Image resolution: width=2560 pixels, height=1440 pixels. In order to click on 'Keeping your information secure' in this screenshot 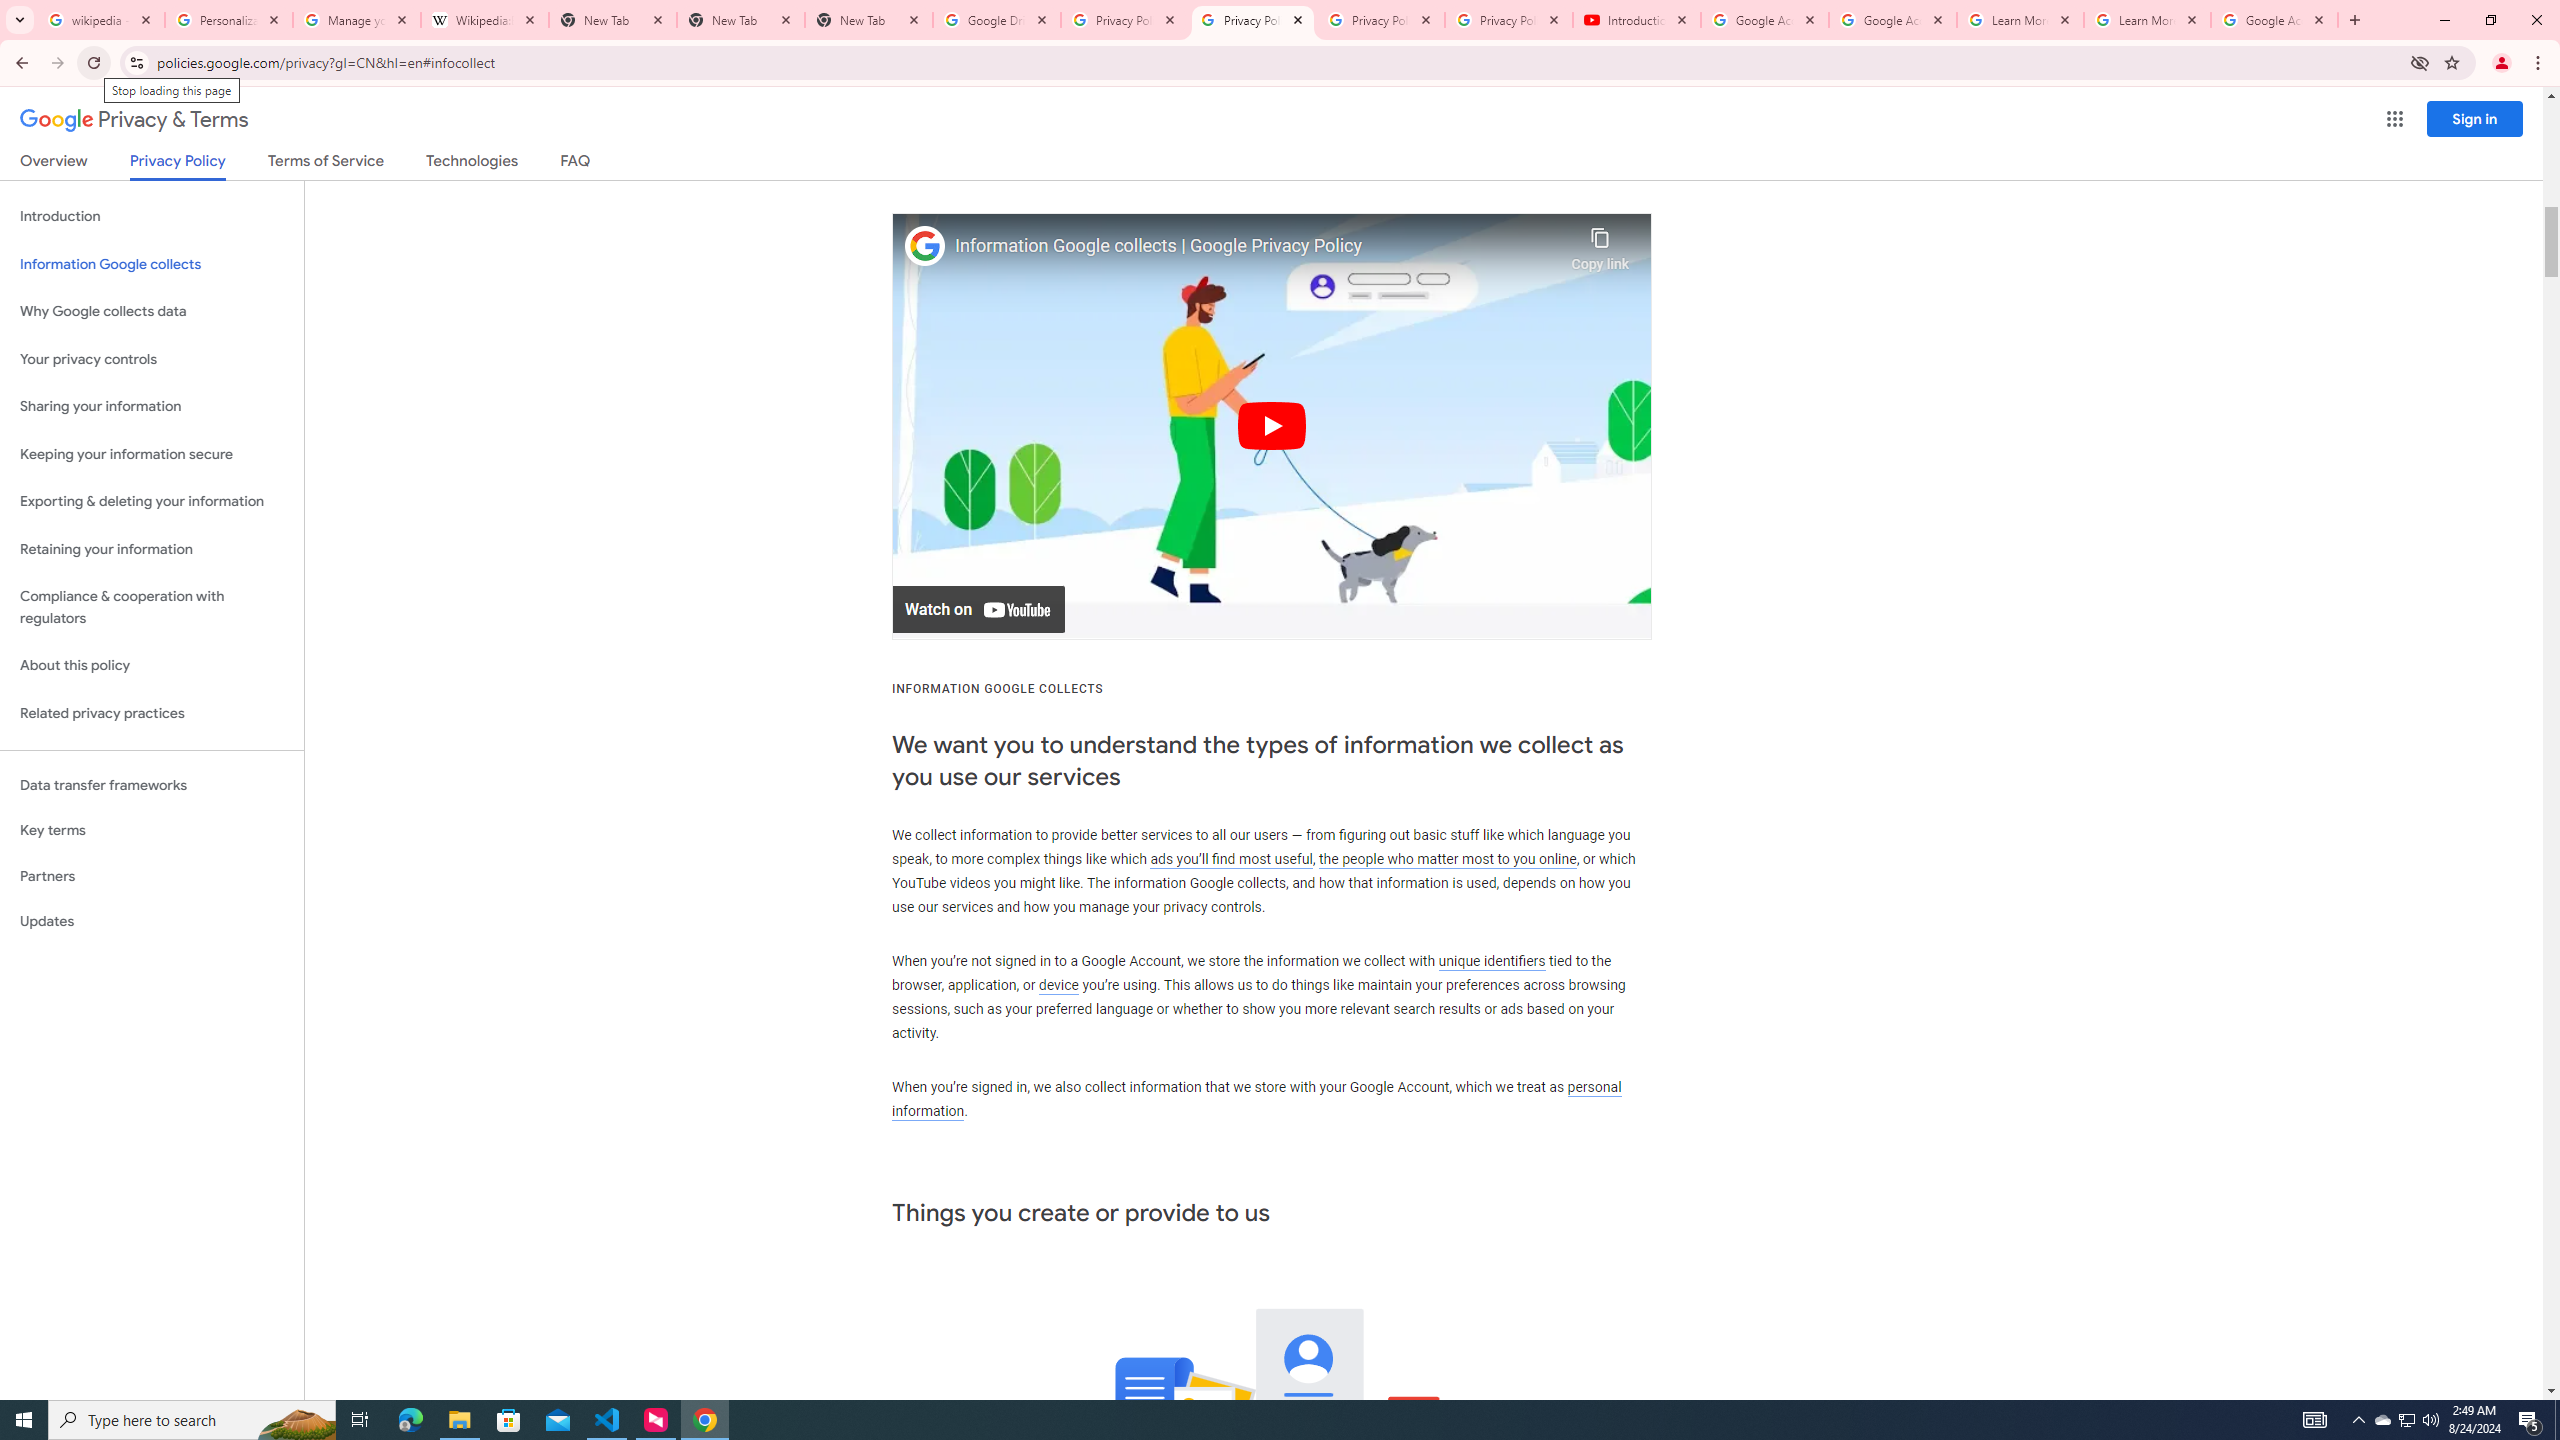, I will do `click(151, 455)`.